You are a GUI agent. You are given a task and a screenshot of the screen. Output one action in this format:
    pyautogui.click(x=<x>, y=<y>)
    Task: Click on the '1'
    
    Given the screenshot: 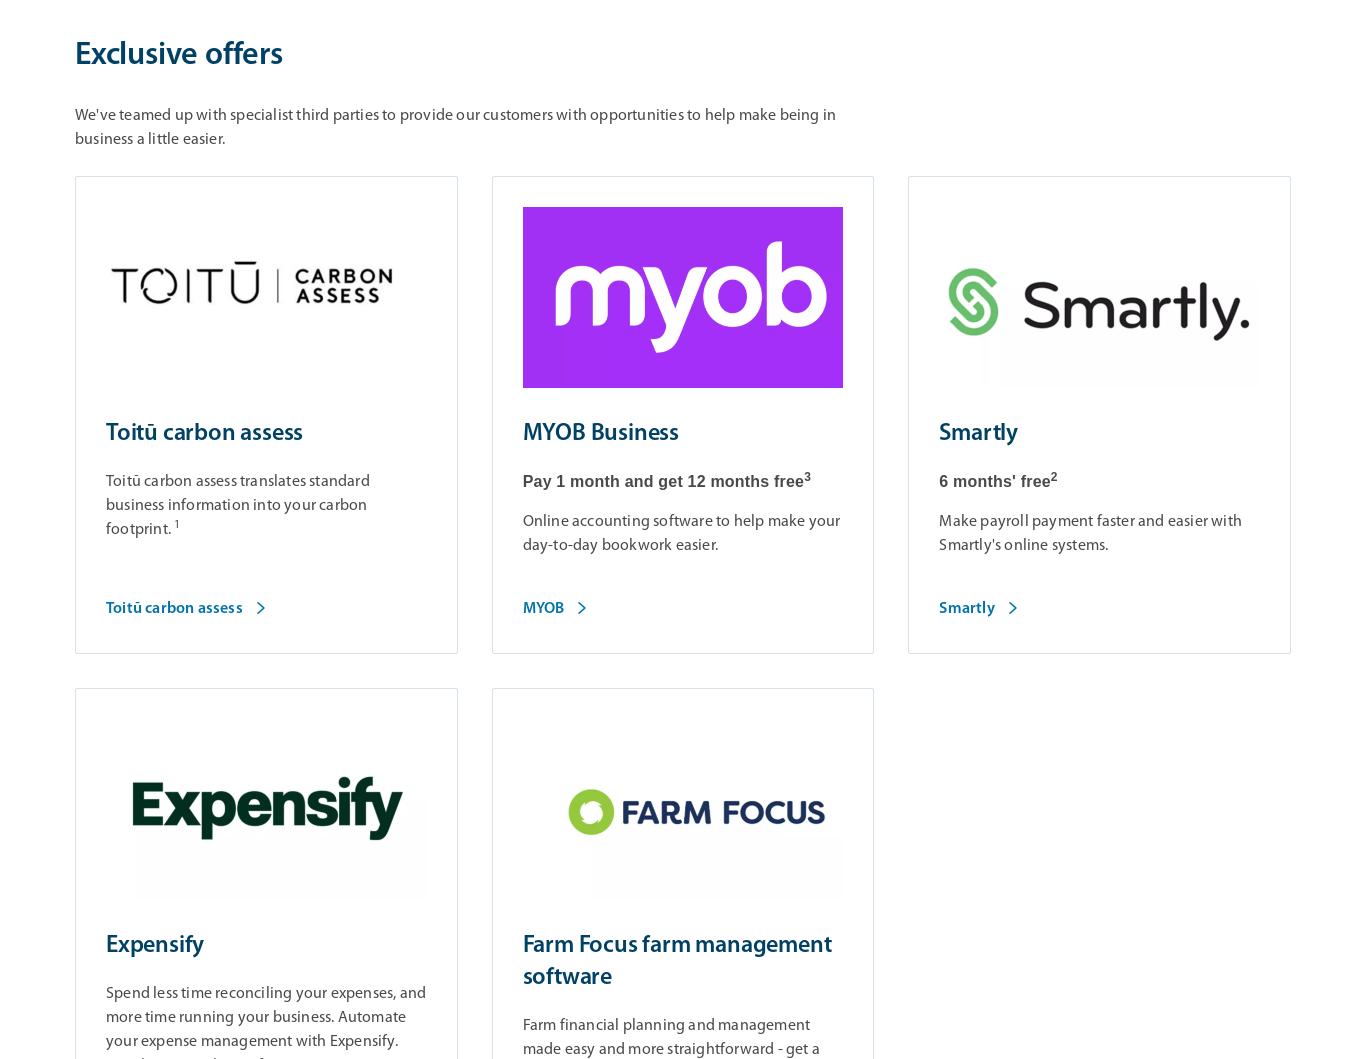 What is the action you would take?
    pyautogui.click(x=176, y=523)
    